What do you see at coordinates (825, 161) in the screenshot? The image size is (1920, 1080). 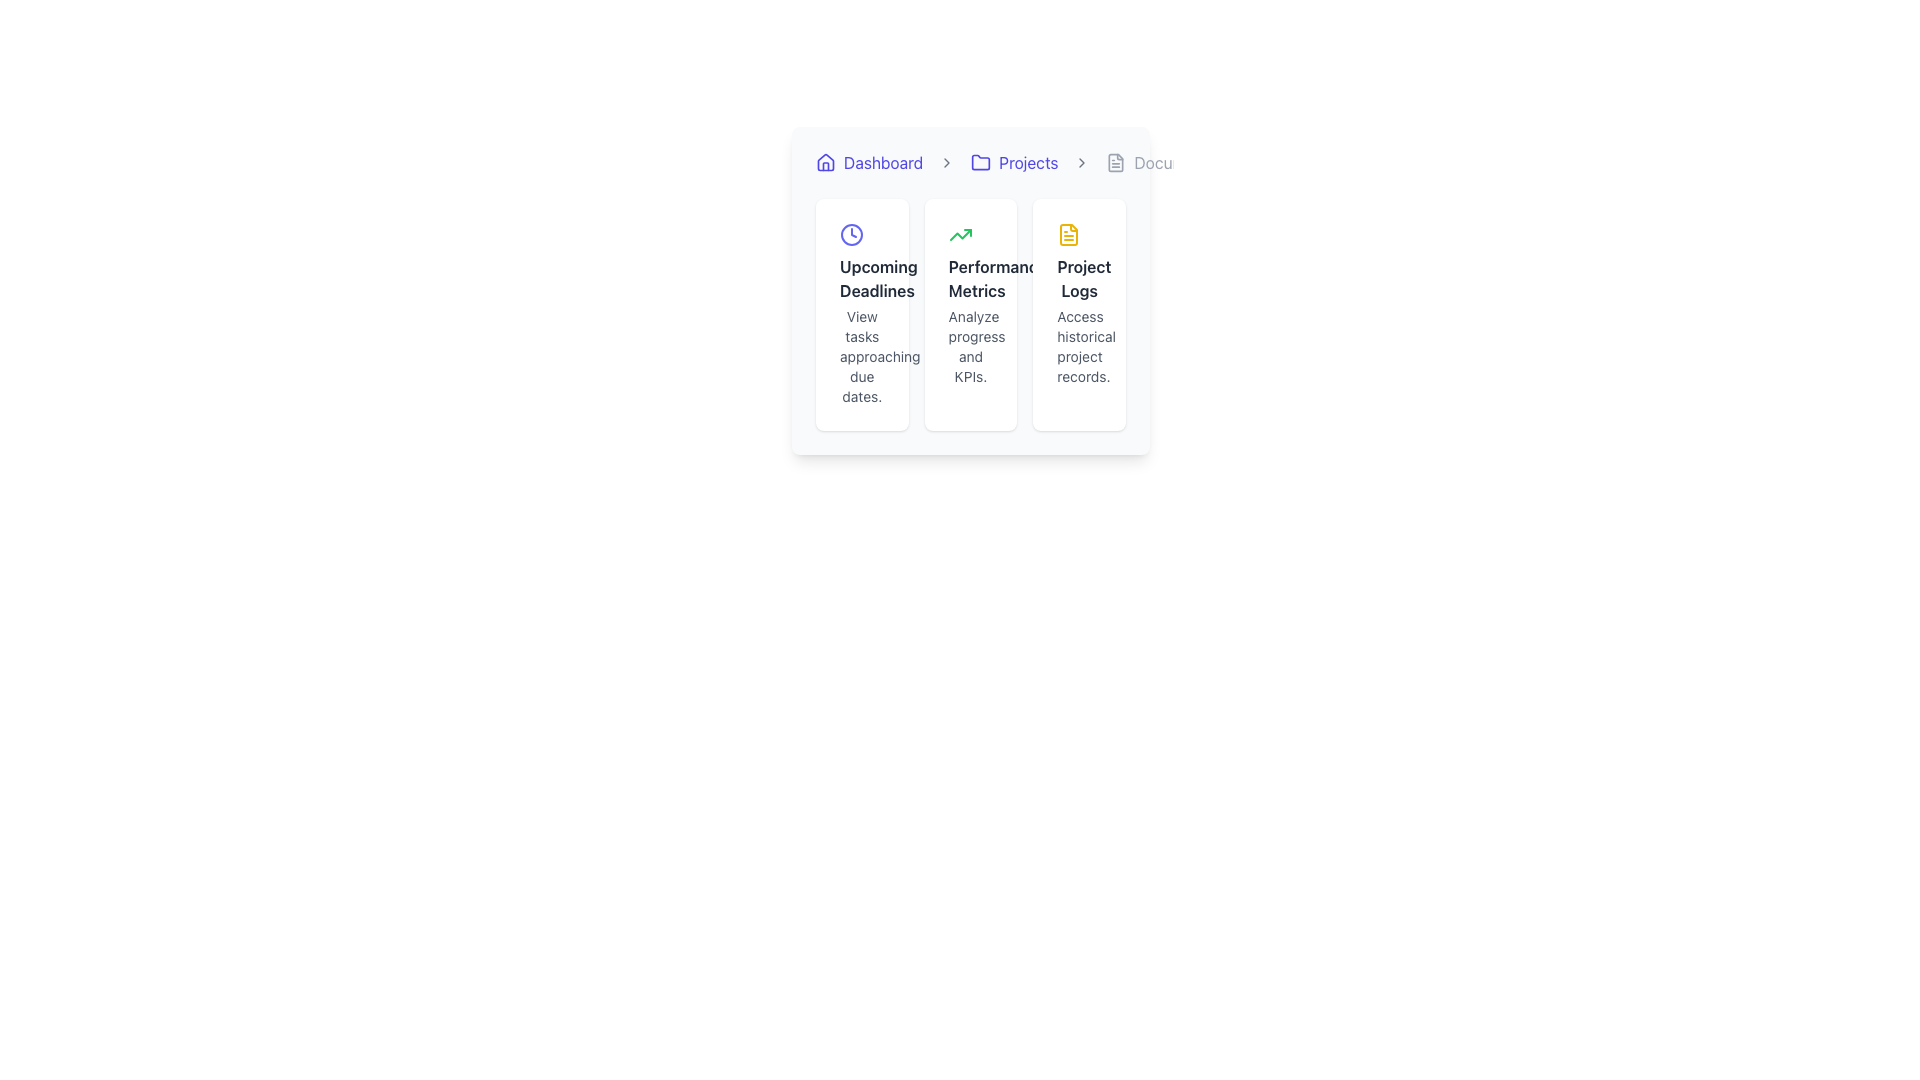 I see `the house icon located in the breadcrumb navigation bar, which is the leftmost element immediately preceding the 'Dashboard' text` at bounding box center [825, 161].